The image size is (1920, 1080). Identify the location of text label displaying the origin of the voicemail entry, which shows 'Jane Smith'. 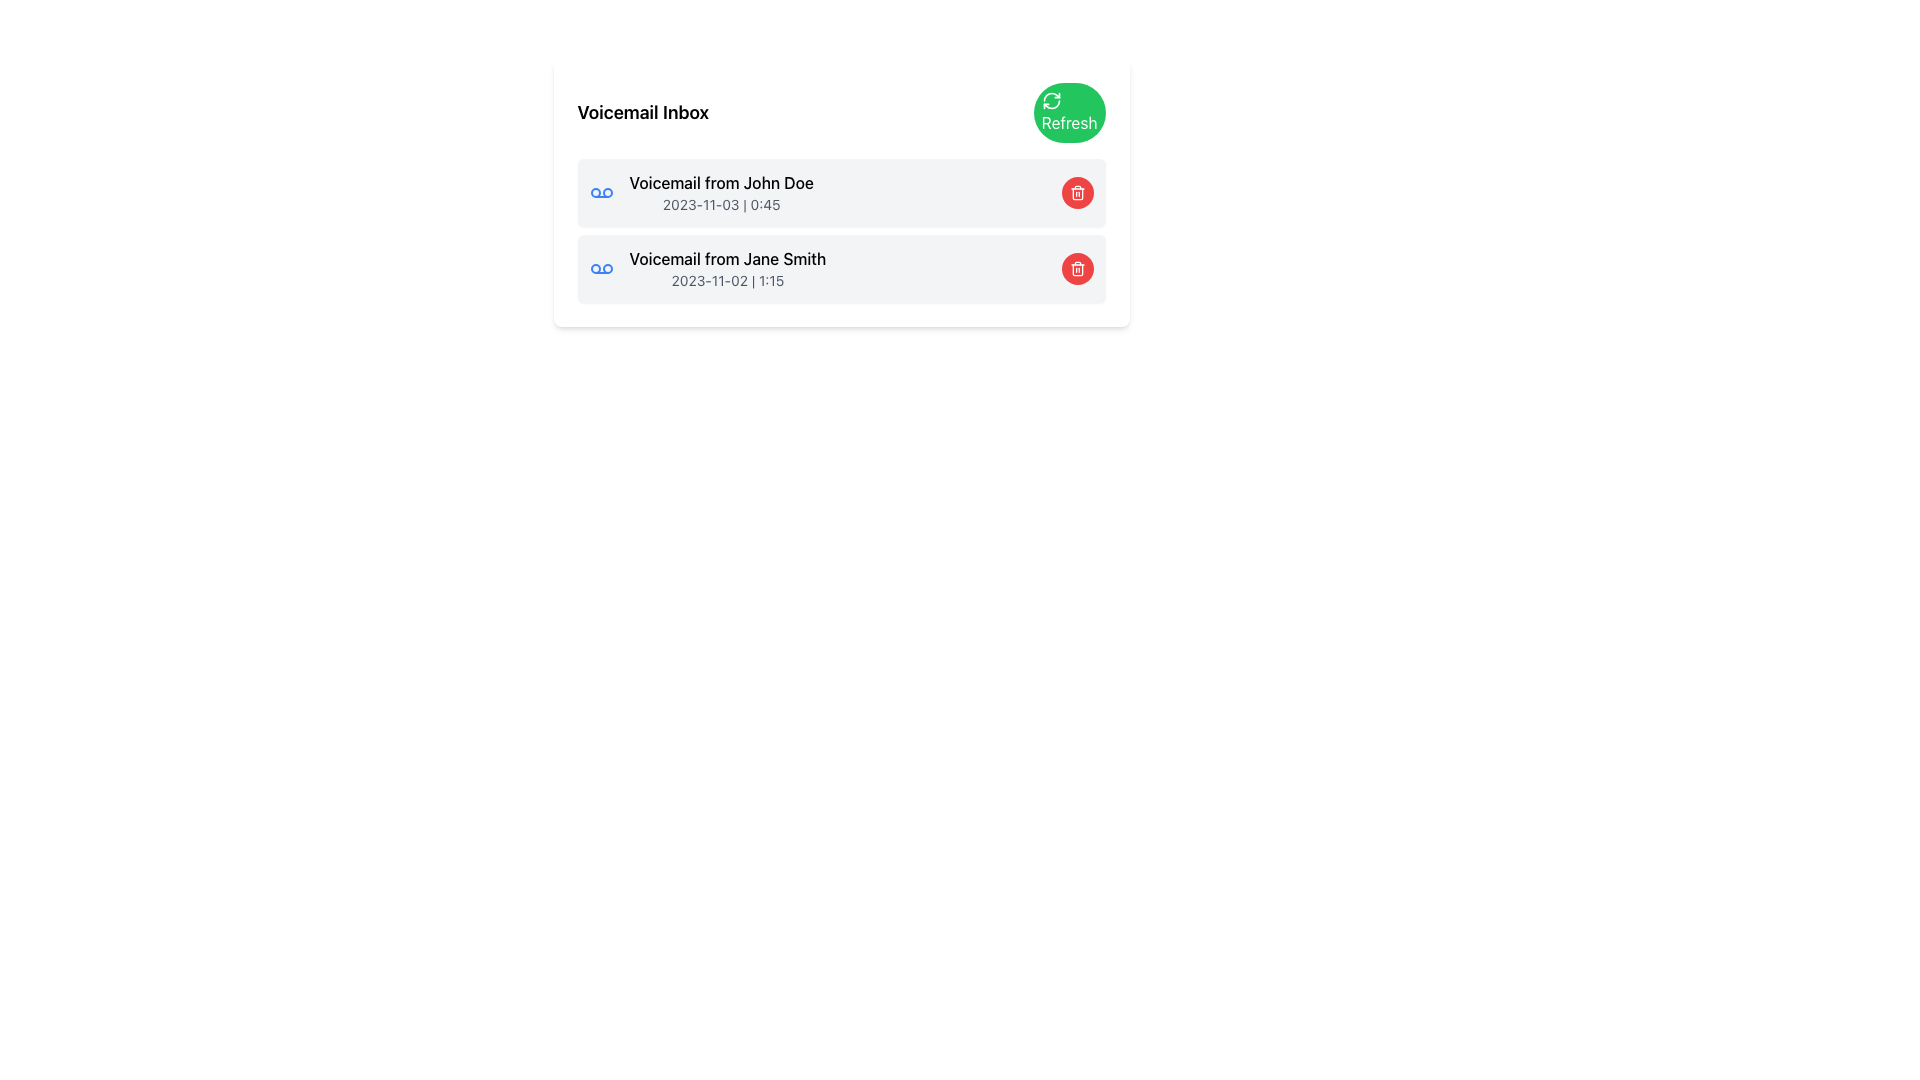
(726, 257).